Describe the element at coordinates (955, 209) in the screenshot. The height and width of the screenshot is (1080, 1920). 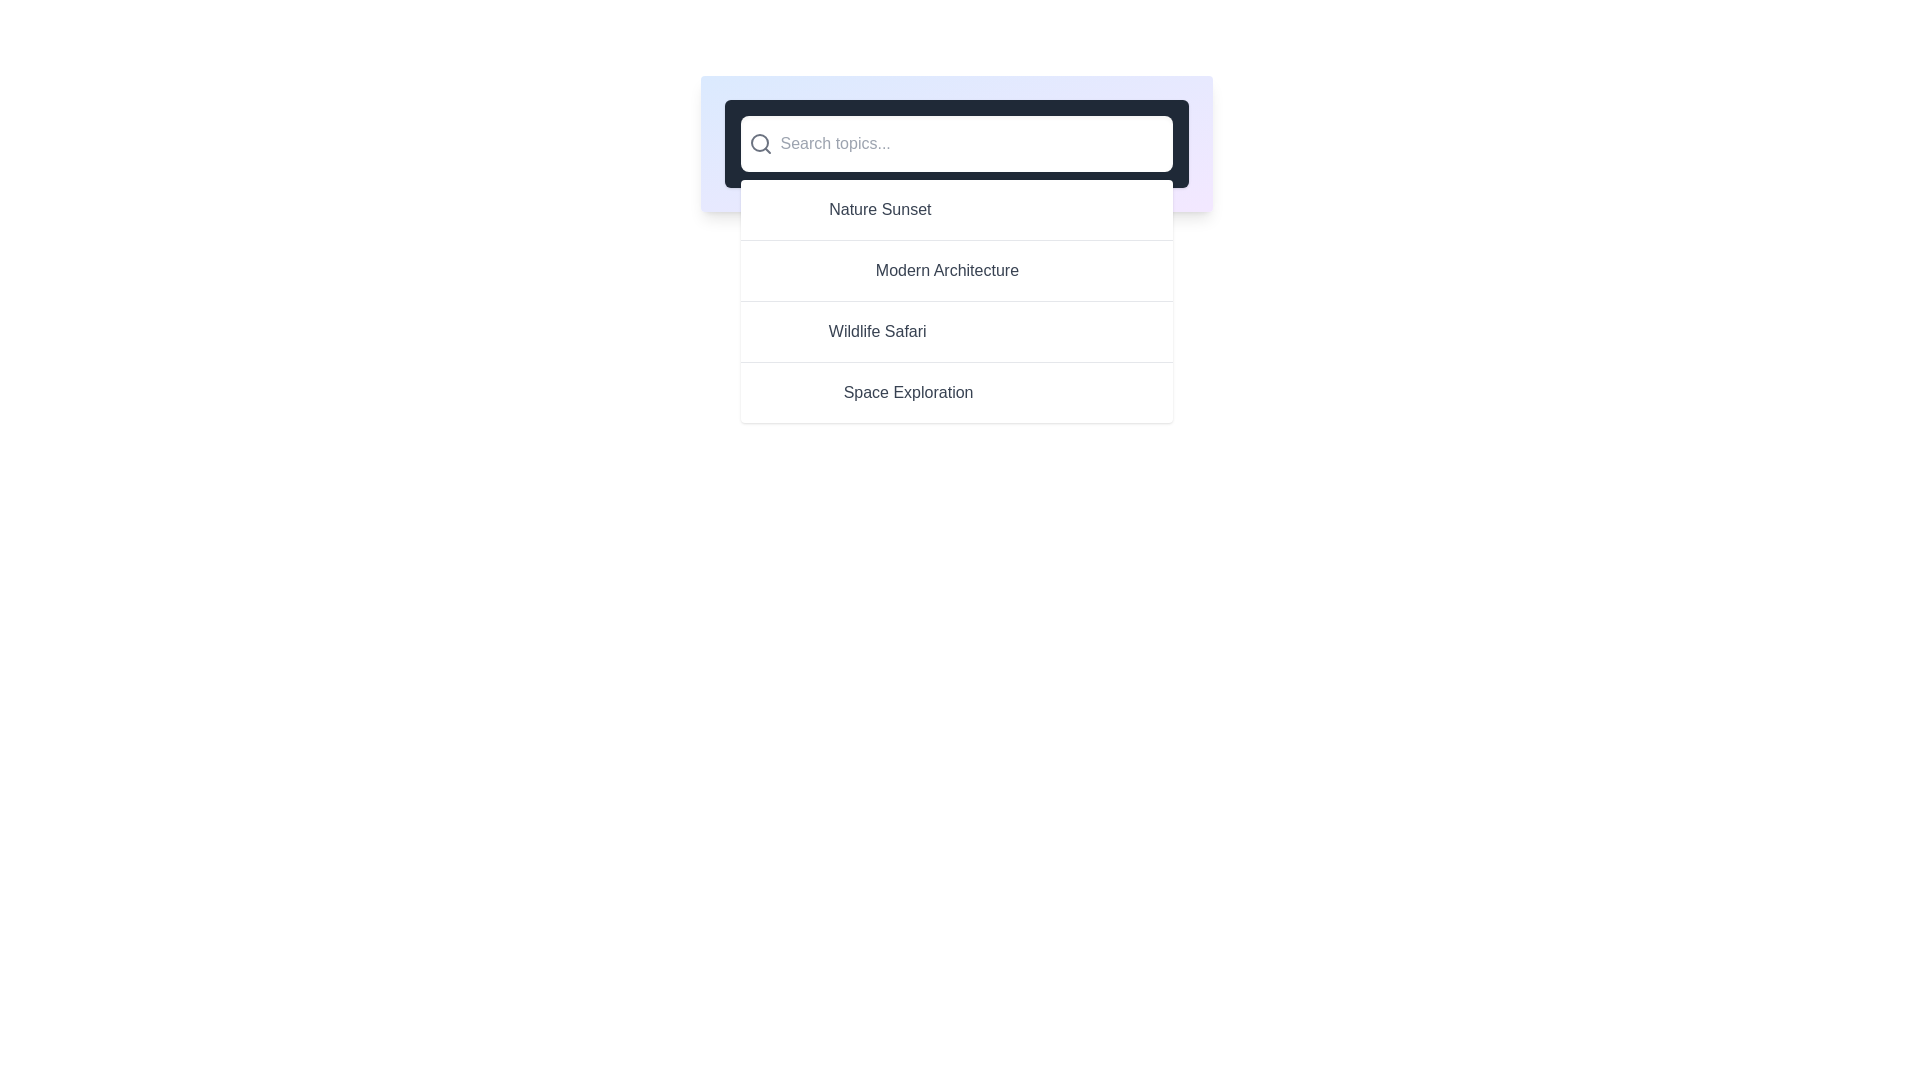
I see `the first selectable menu item labeled 'Nature Sunset'` at that location.